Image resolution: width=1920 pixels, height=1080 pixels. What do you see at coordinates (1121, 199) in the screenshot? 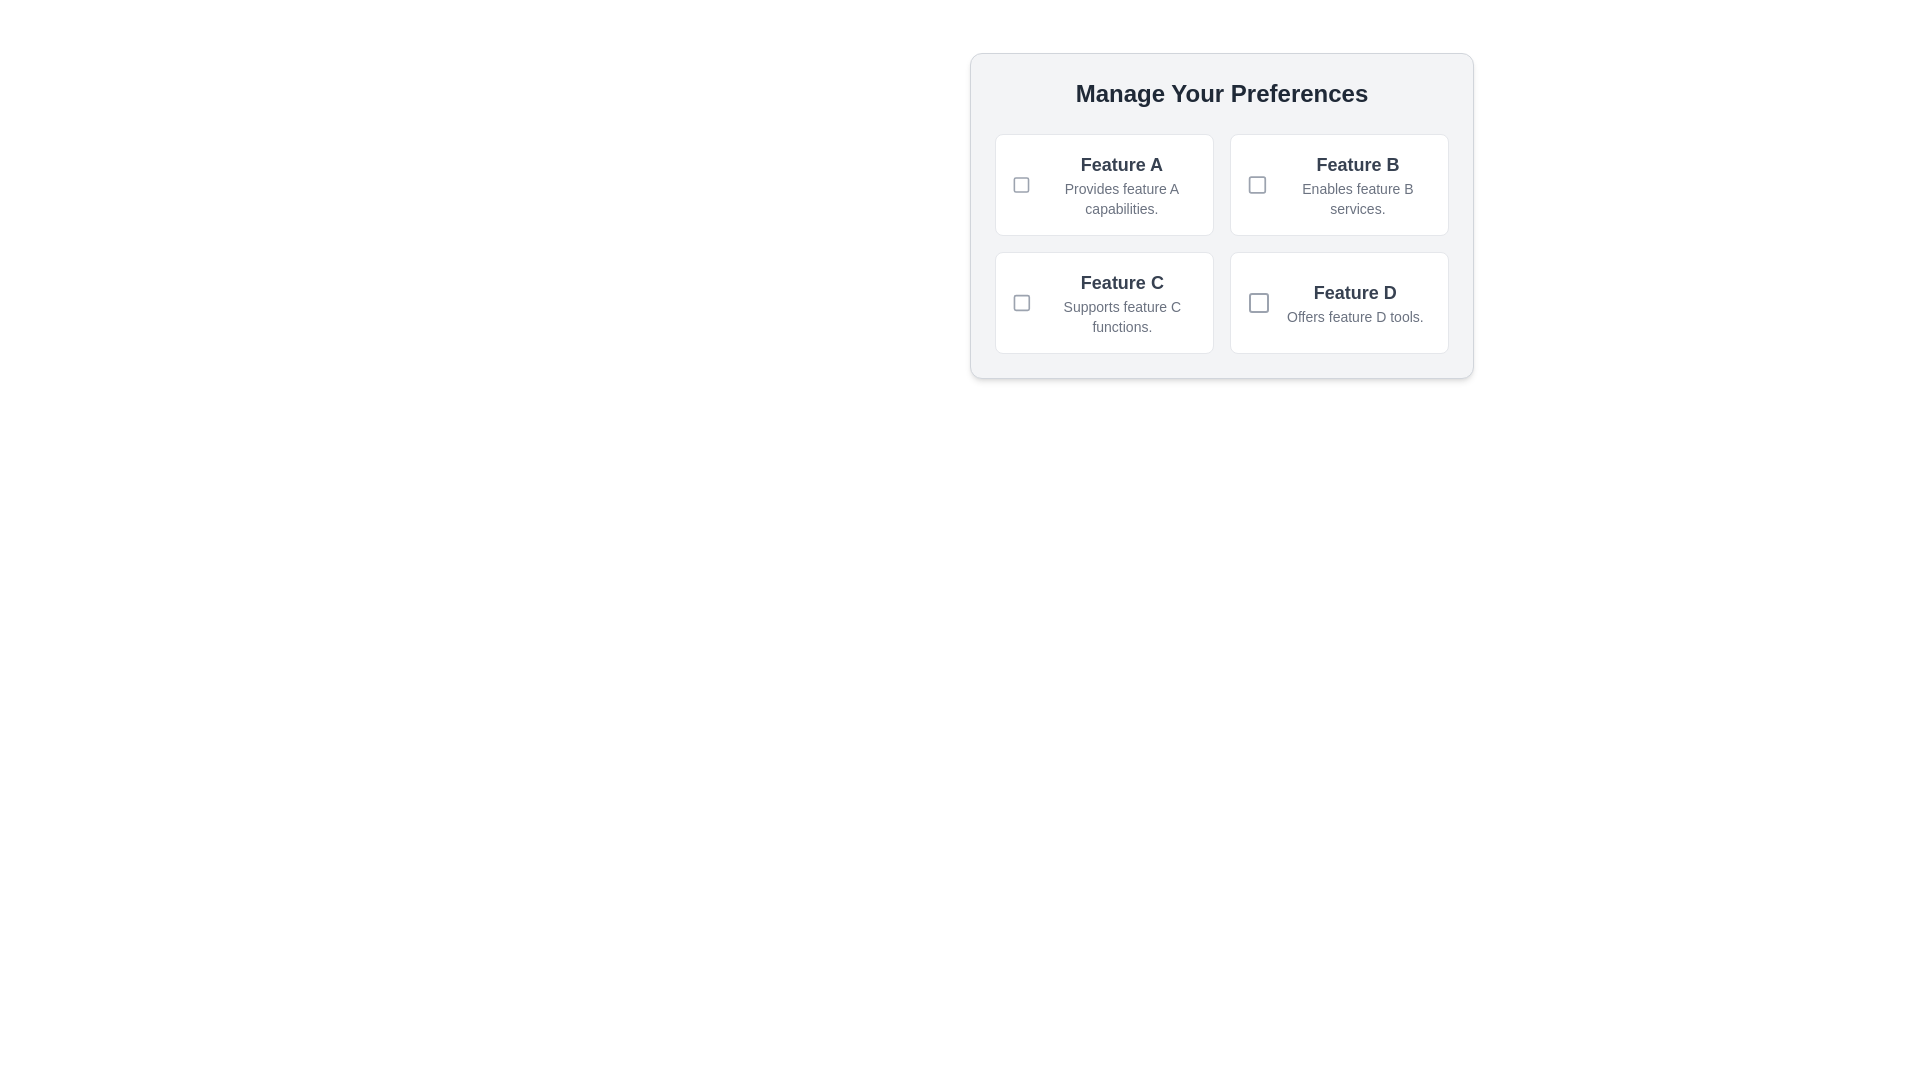
I see `the text label that reads 'Provides feature A capabilities.', which is styled in a smaller font size and gray color, located beneath the heading 'Feature A' in the preferences selection box` at bounding box center [1121, 199].